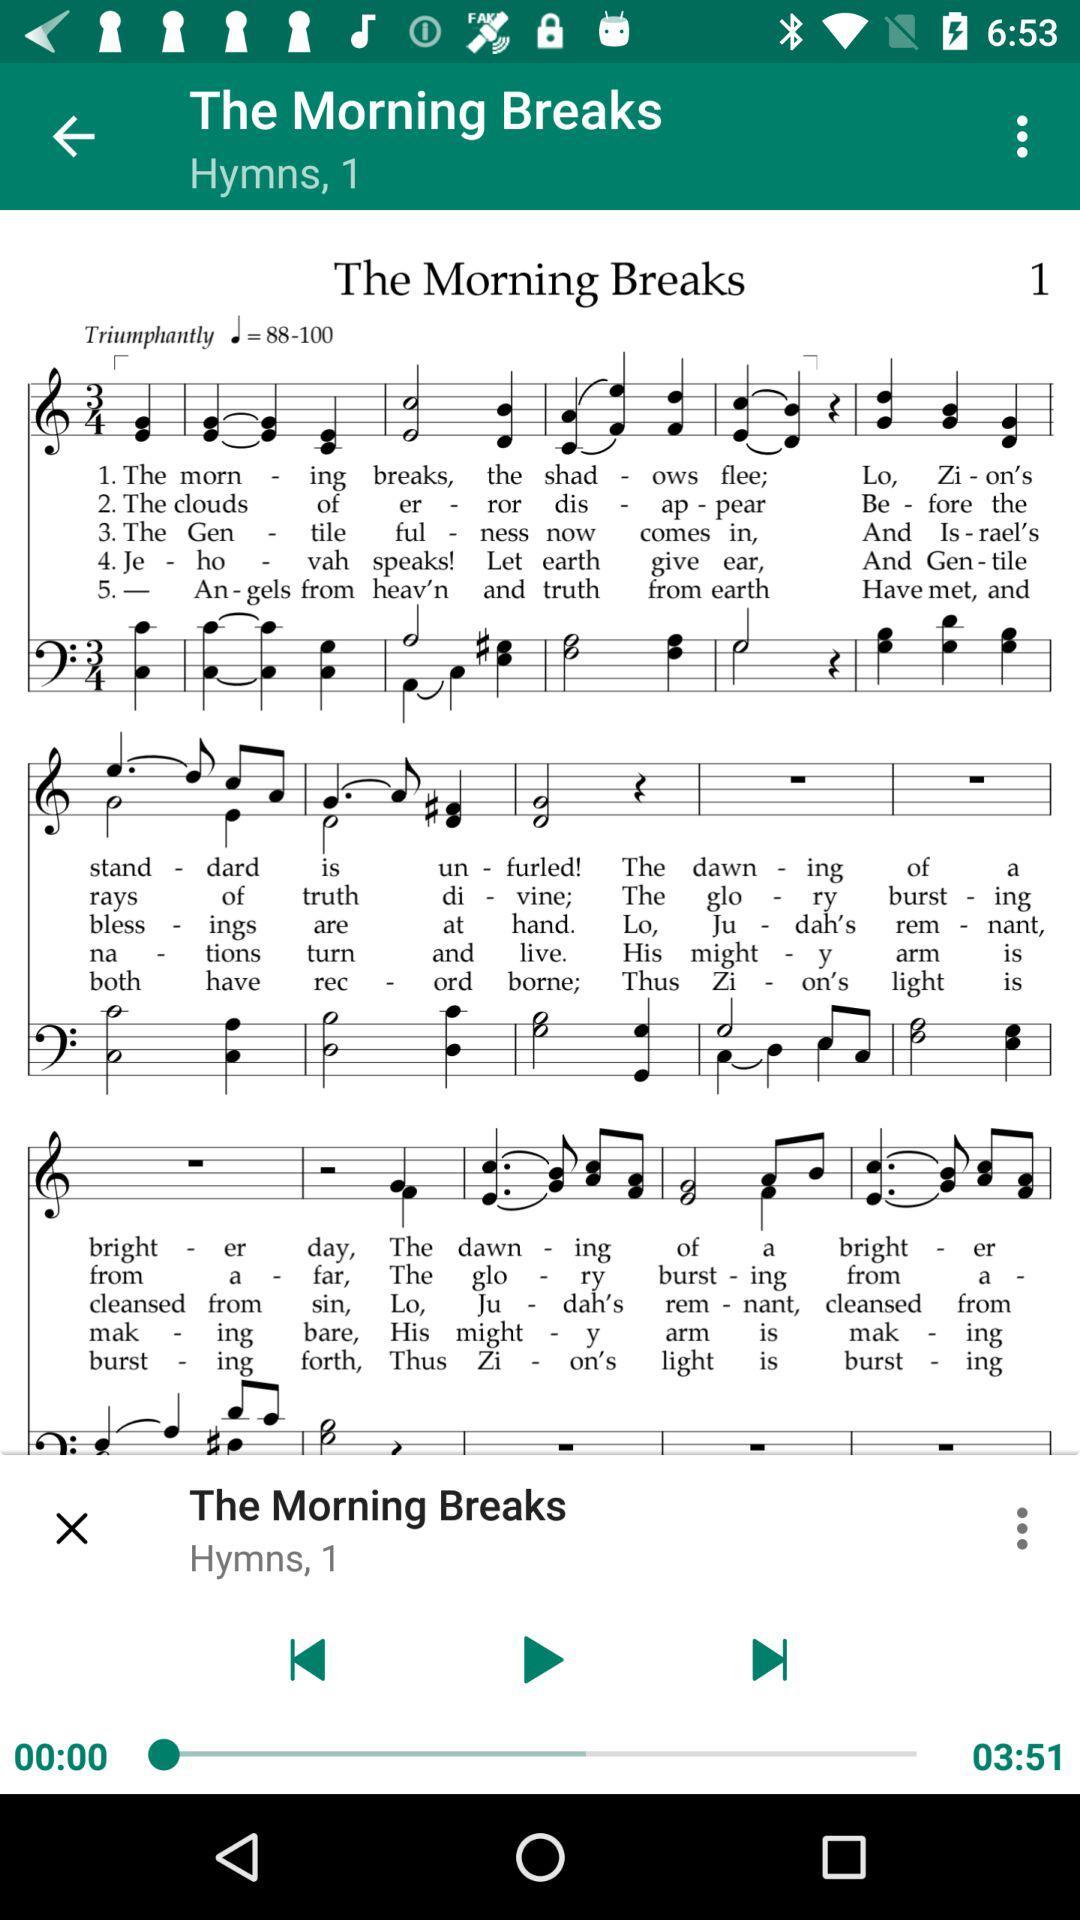 This screenshot has height=1920, width=1080. I want to click on end, so click(770, 1659).